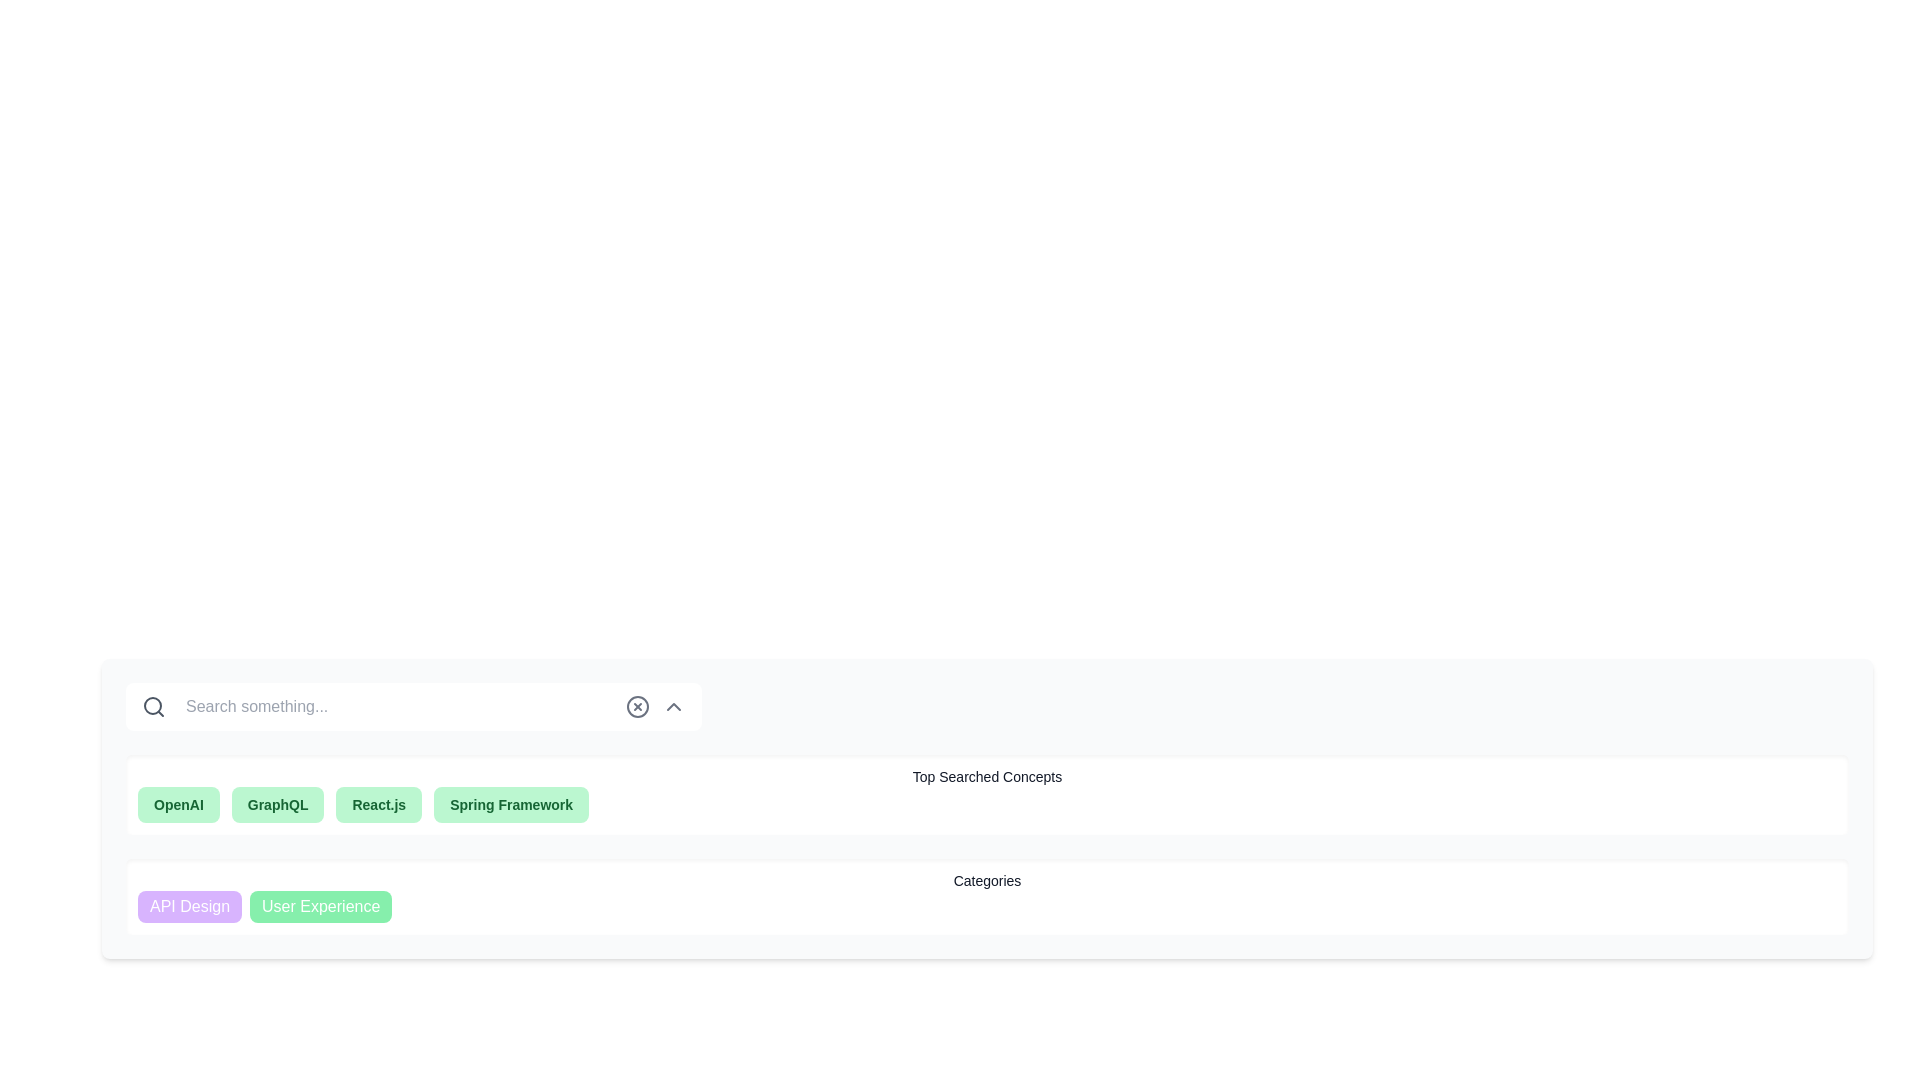 This screenshot has width=1920, height=1080. I want to click on the Text label which serves as a header for the section above the background-colored tags like 'API Design' and 'User Experience', so click(987, 879).